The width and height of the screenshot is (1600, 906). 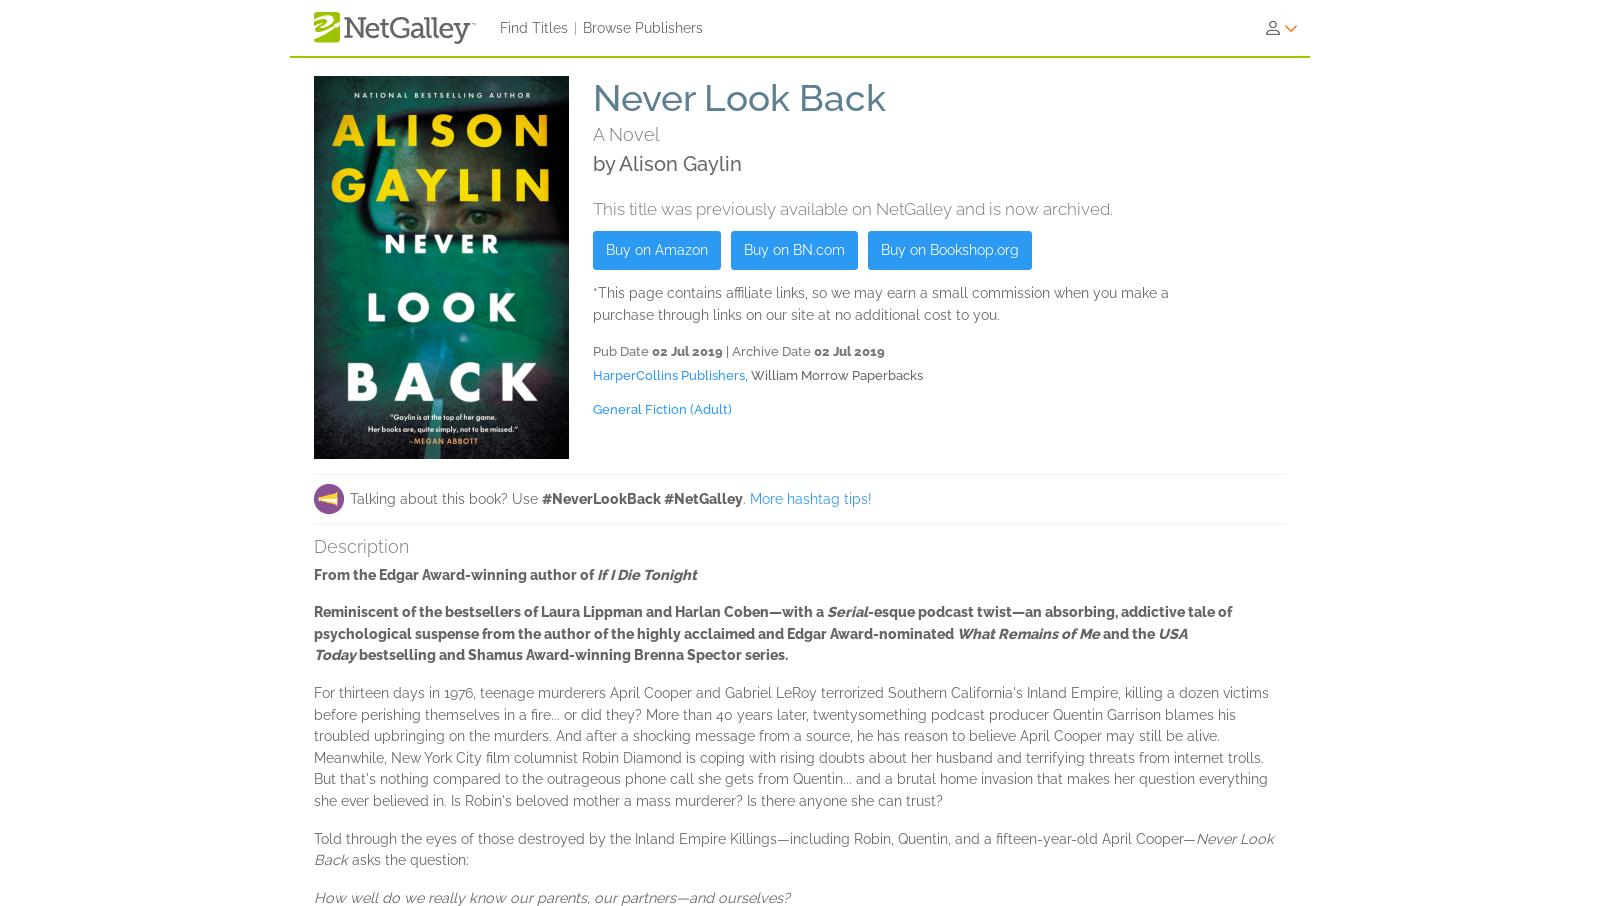 What do you see at coordinates (796, 692) in the screenshot?
I see `'Adi Tantimedh'` at bounding box center [796, 692].